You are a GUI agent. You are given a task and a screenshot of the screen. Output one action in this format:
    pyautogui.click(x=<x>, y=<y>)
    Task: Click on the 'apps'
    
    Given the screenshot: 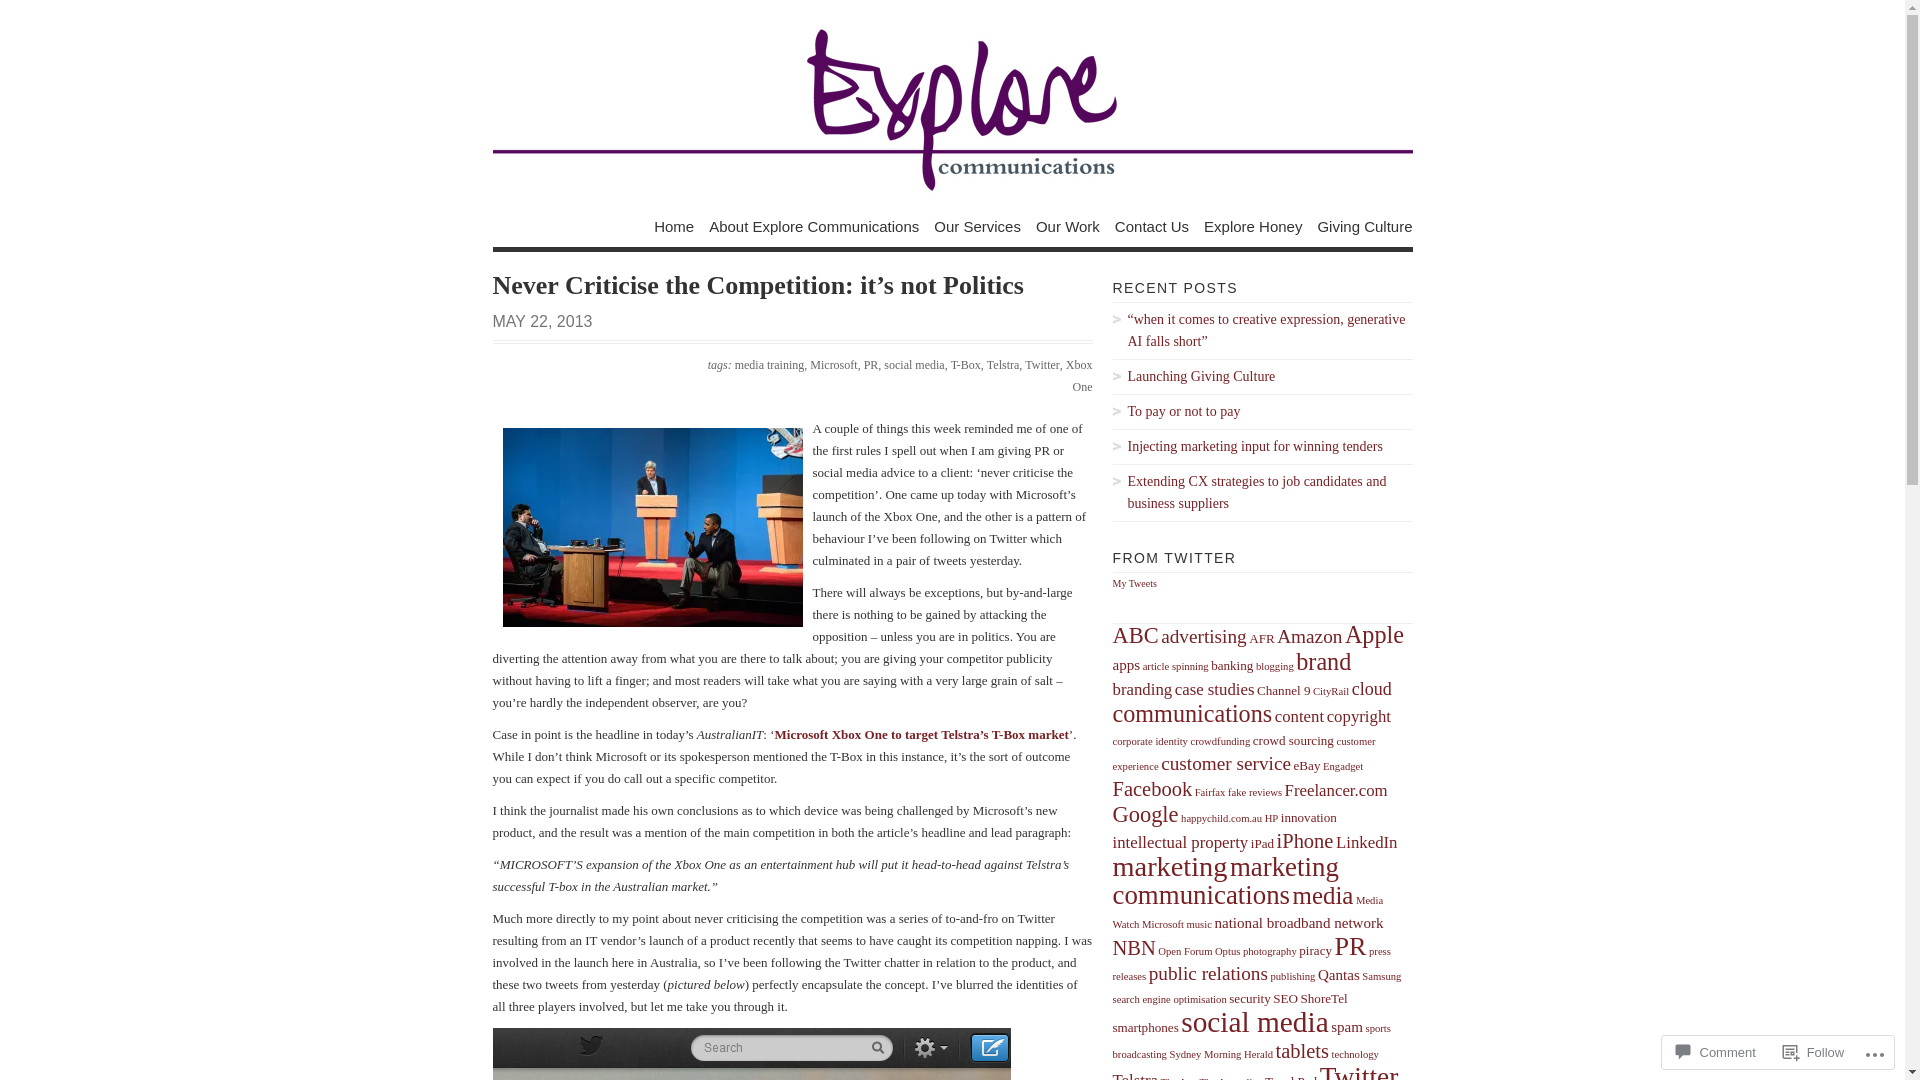 What is the action you would take?
    pyautogui.click(x=1126, y=664)
    